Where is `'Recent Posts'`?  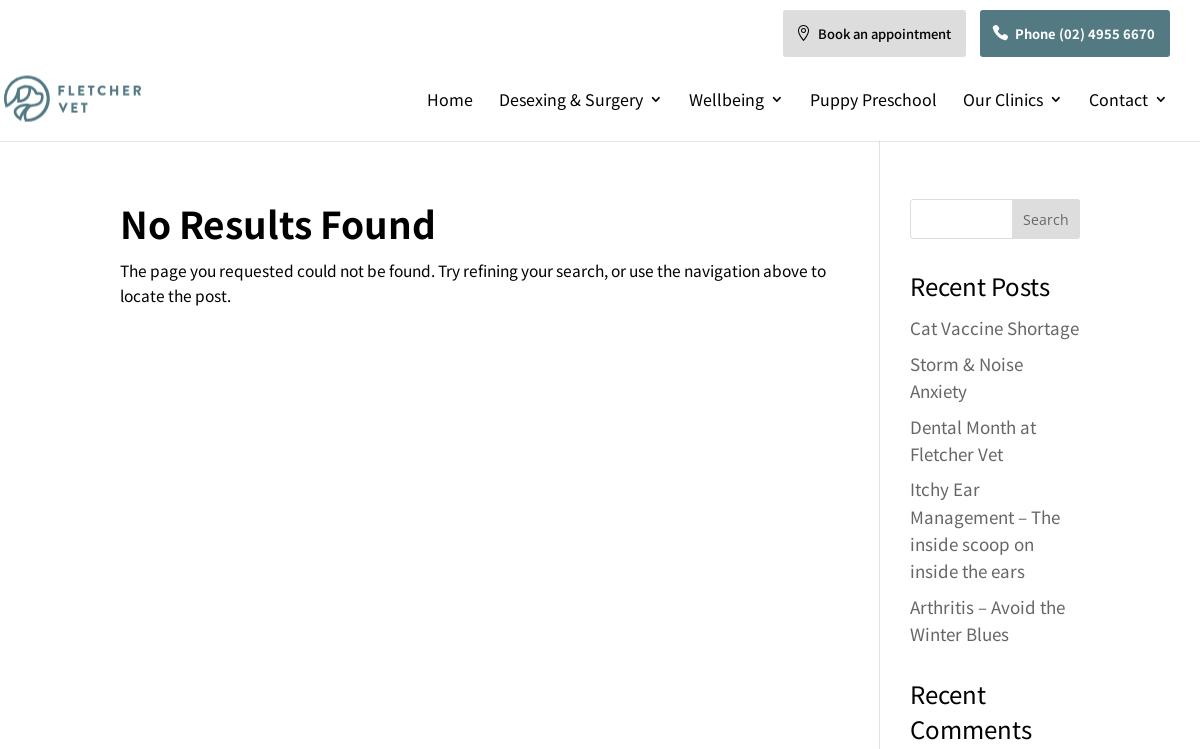
'Recent Posts' is located at coordinates (907, 284).